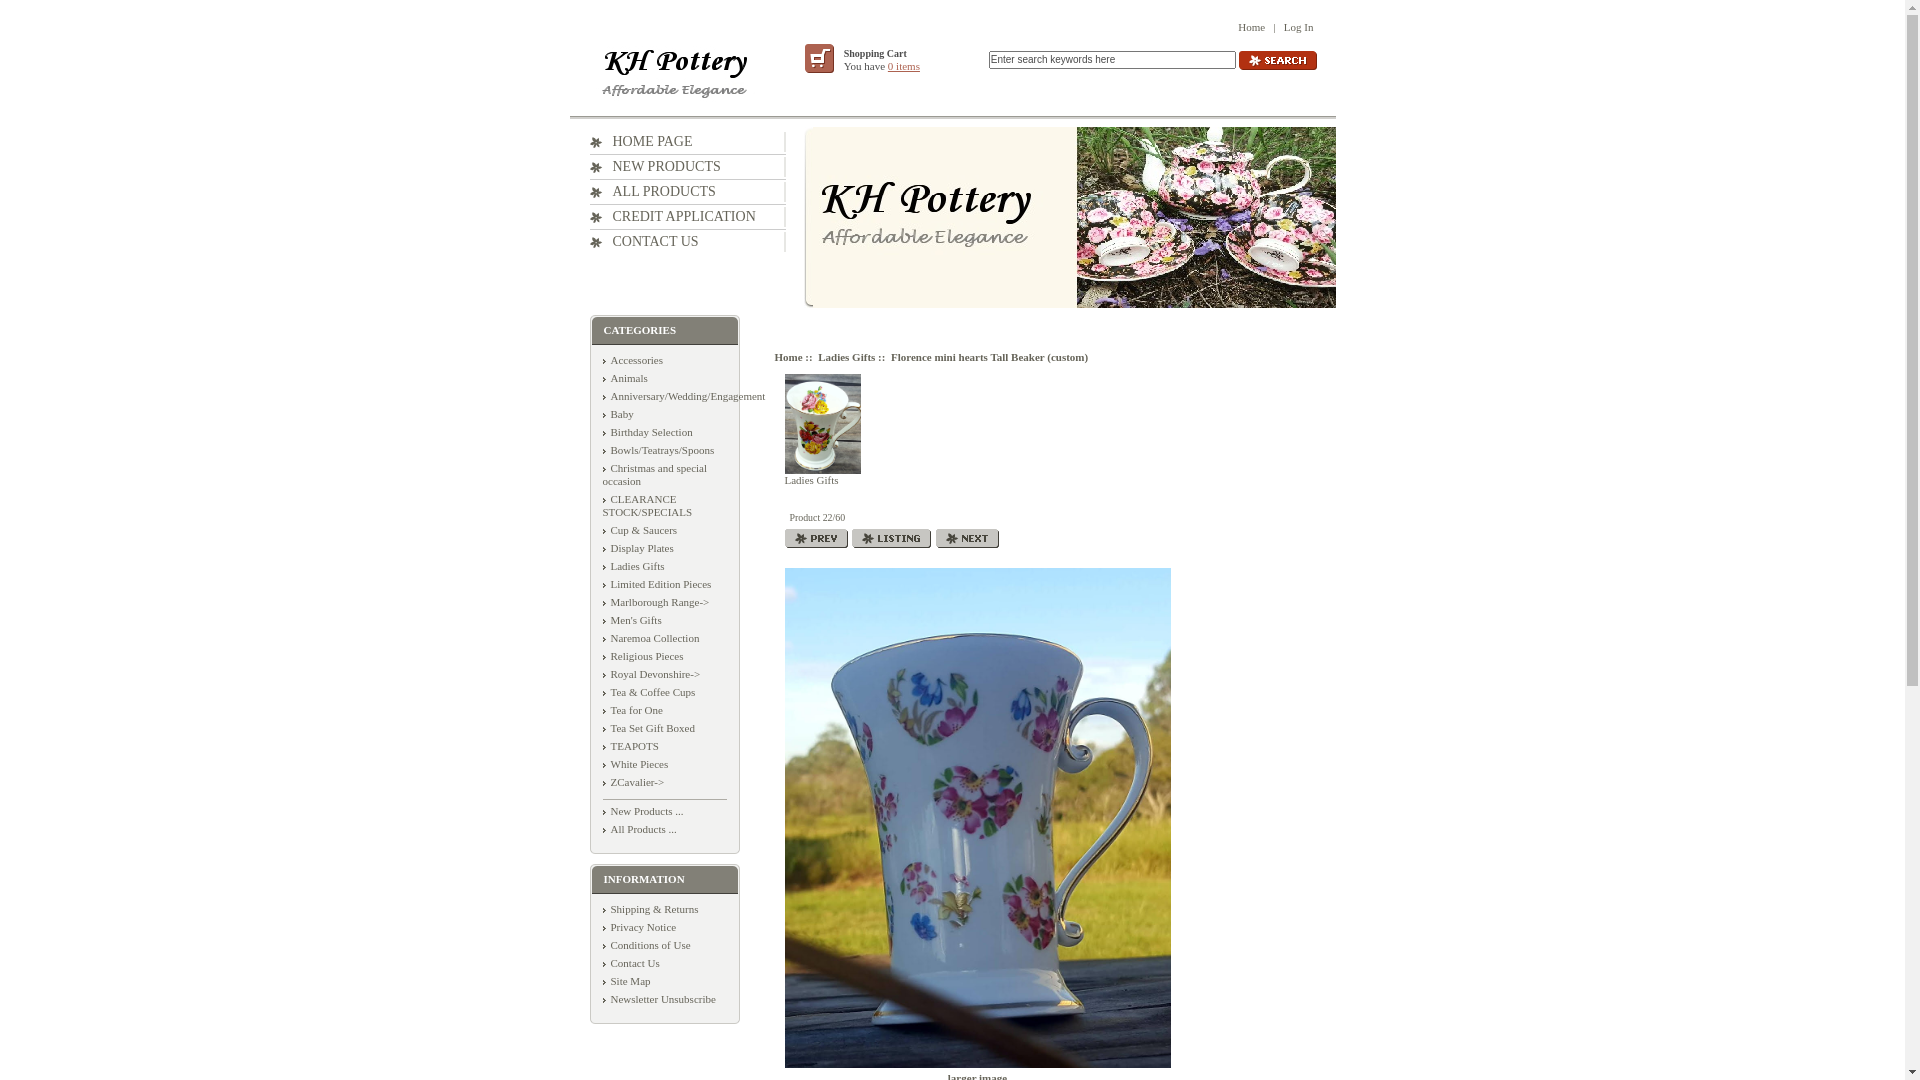 The image size is (1920, 1080). I want to click on ' Next ', so click(967, 537).